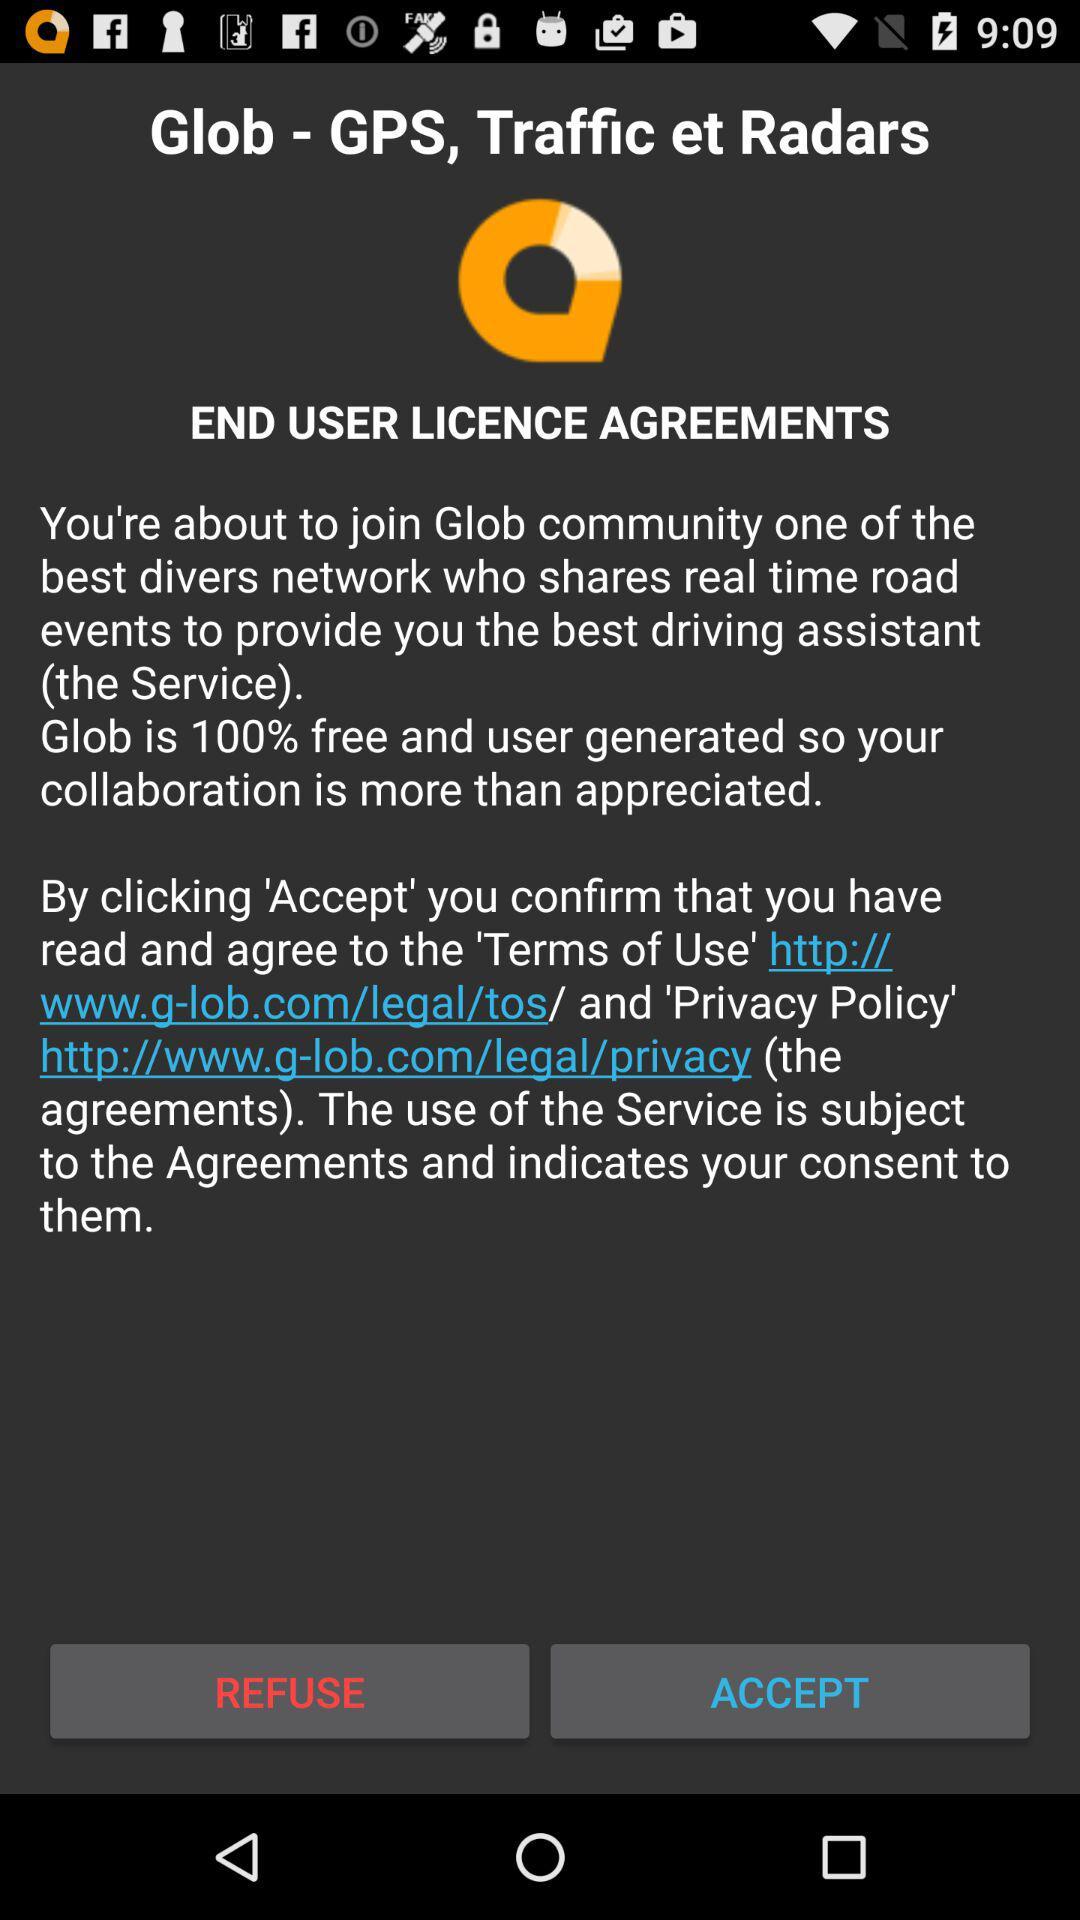 Image resolution: width=1080 pixels, height=1920 pixels. I want to click on the refuse icon, so click(289, 1690).